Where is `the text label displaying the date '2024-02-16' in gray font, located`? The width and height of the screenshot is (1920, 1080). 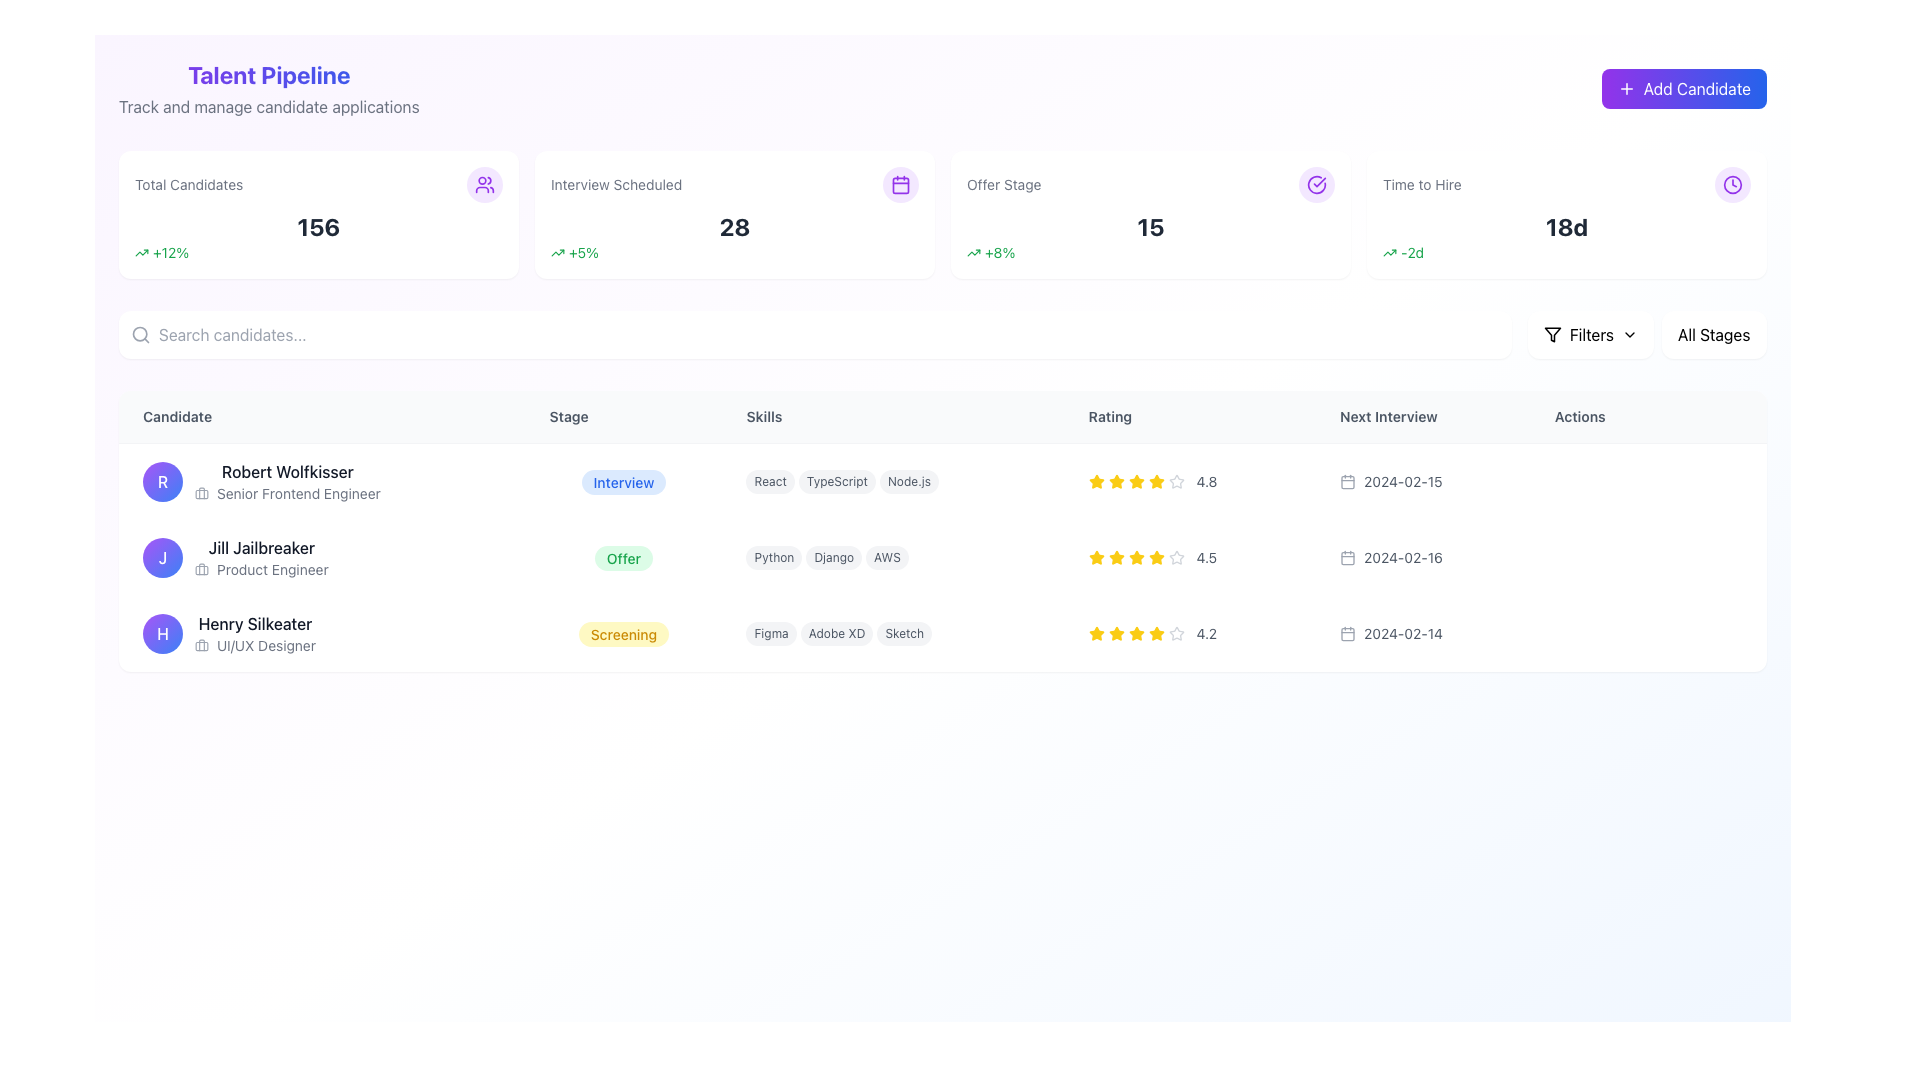
the text label displaying the date '2024-02-16' in gray font, located is located at coordinates (1402, 558).